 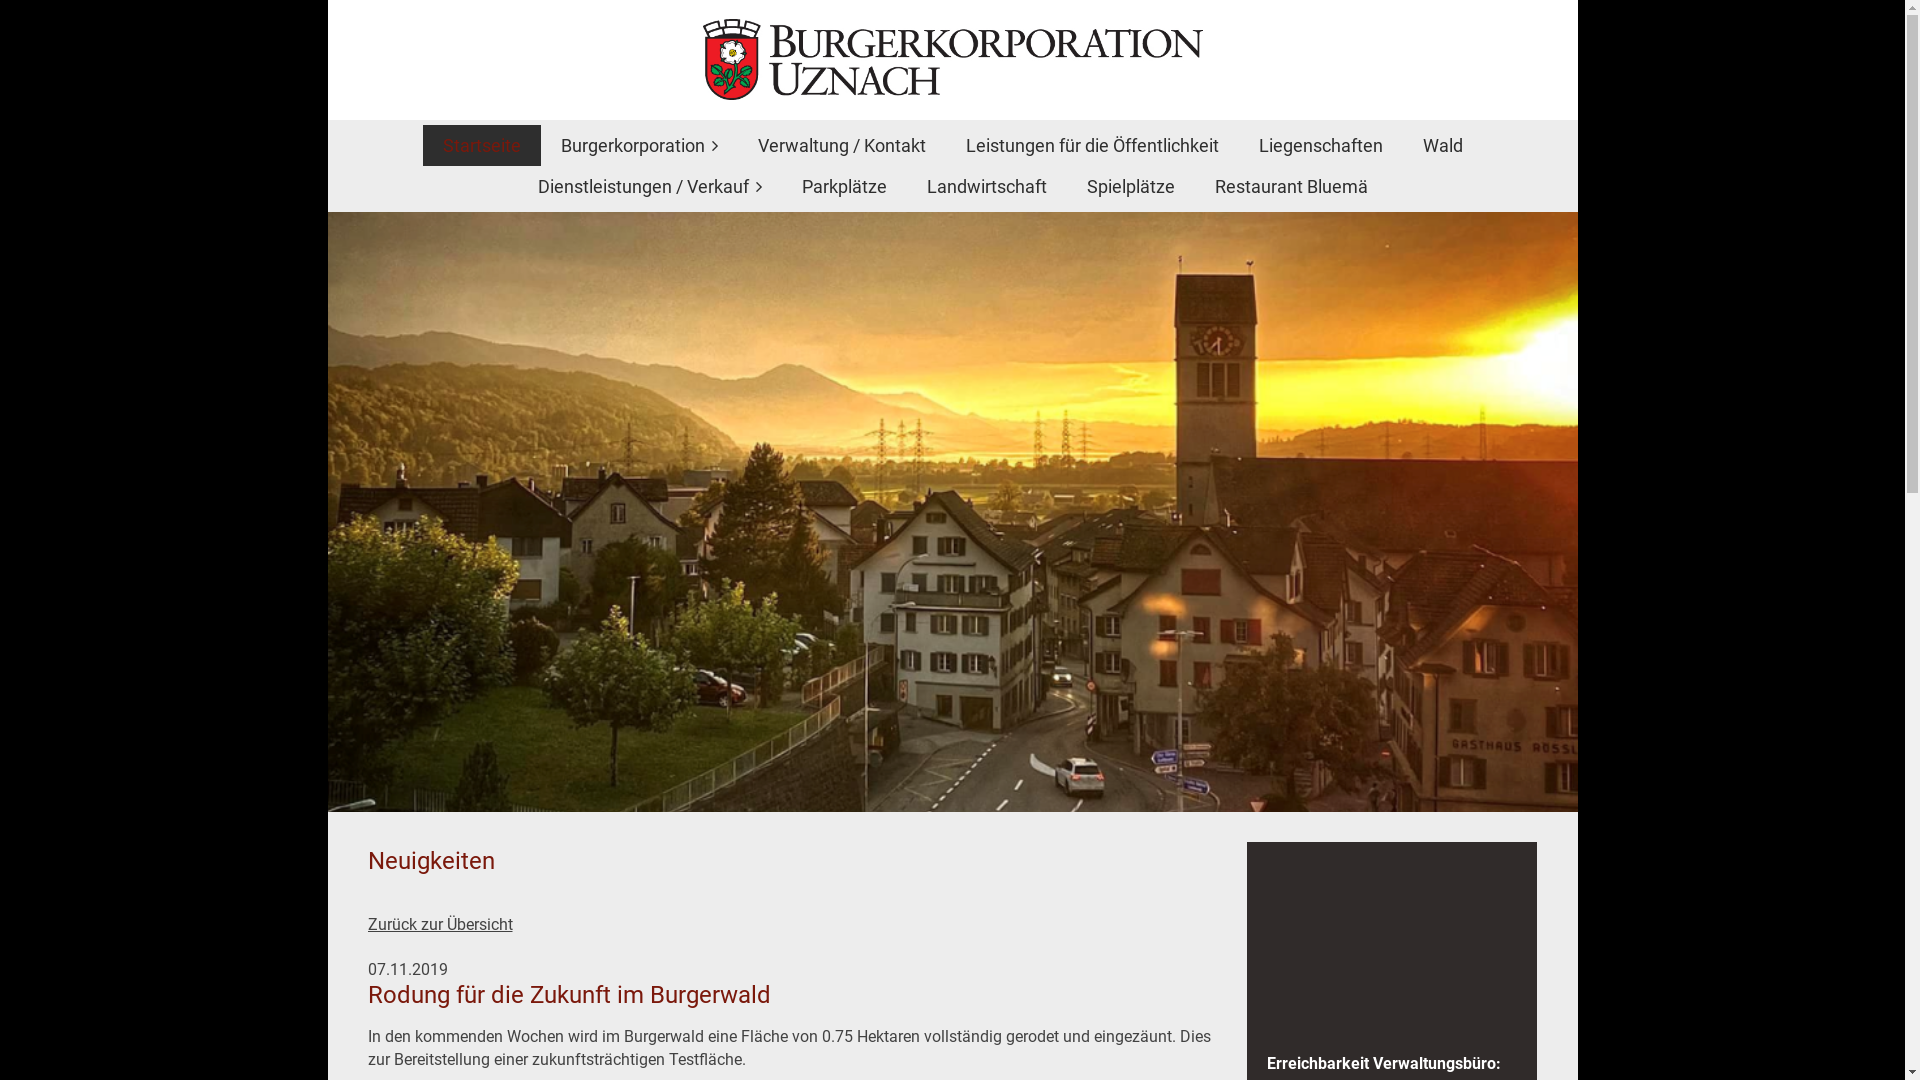 I want to click on 'Liegenschaften', so click(x=1320, y=144).